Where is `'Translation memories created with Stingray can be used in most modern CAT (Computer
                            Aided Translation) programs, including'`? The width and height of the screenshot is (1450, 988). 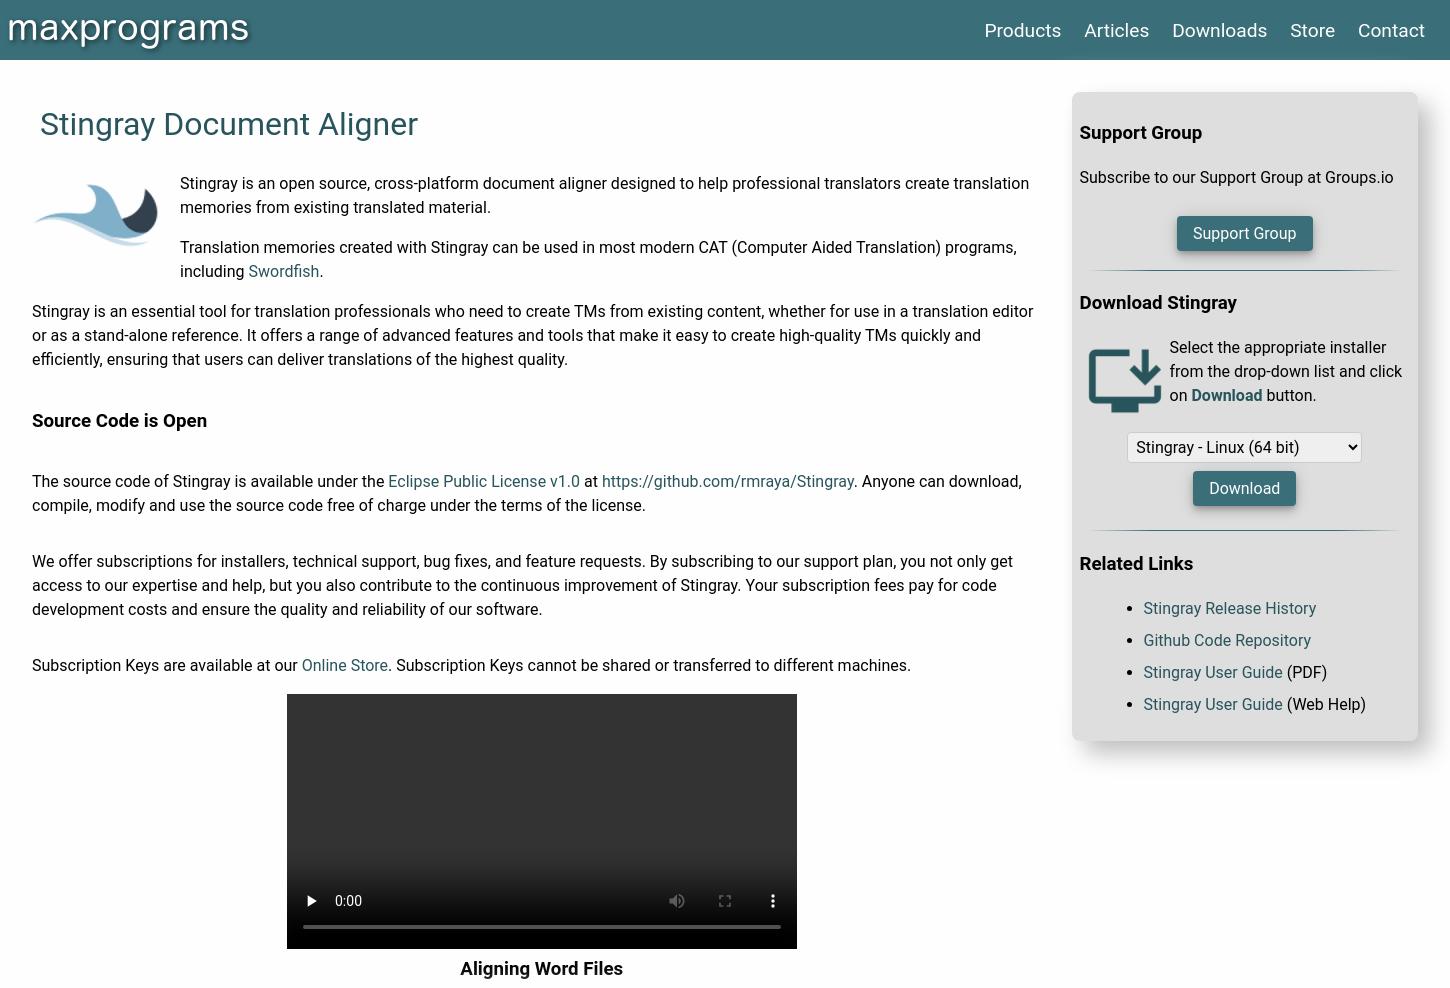 'Translation memories created with Stingray can be used in most modern CAT (Computer
                            Aided Translation) programs, including' is located at coordinates (597, 258).